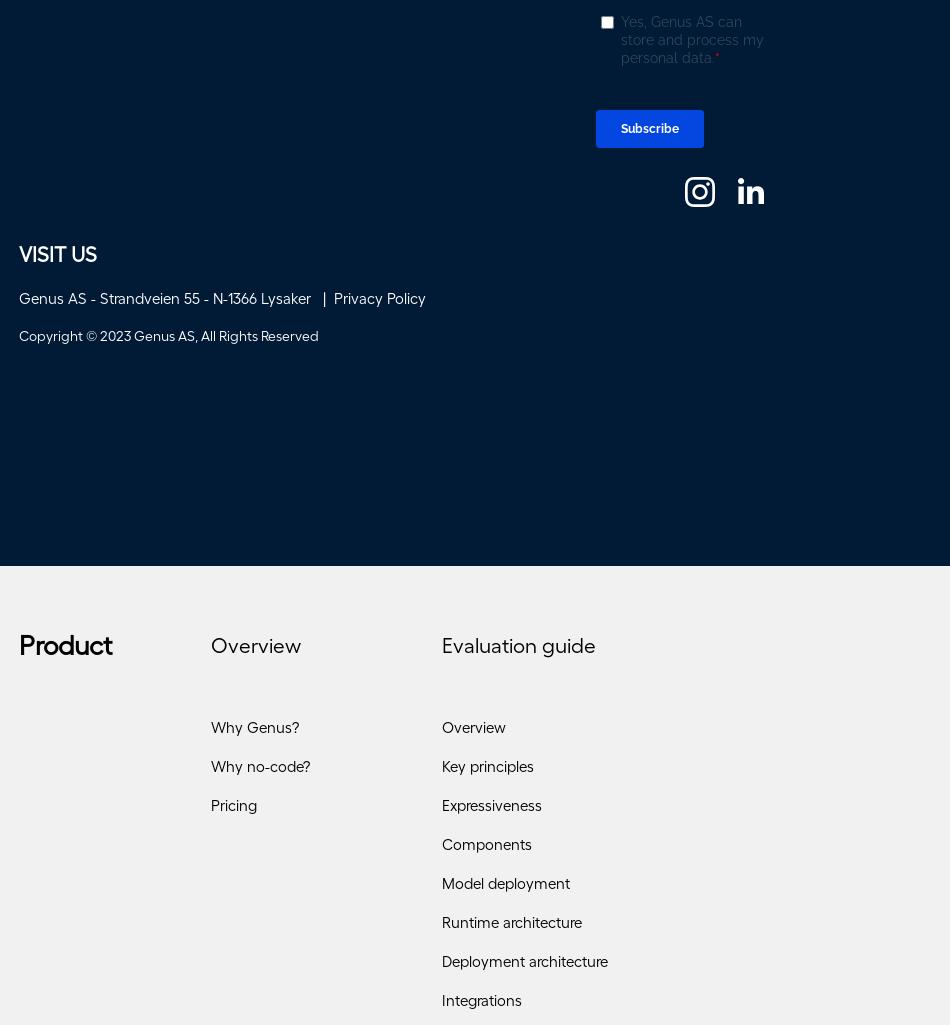  Describe the element at coordinates (19, 341) in the screenshot. I see `'Copyright © 2023 Genus AS, All Rights Reserved'` at that location.